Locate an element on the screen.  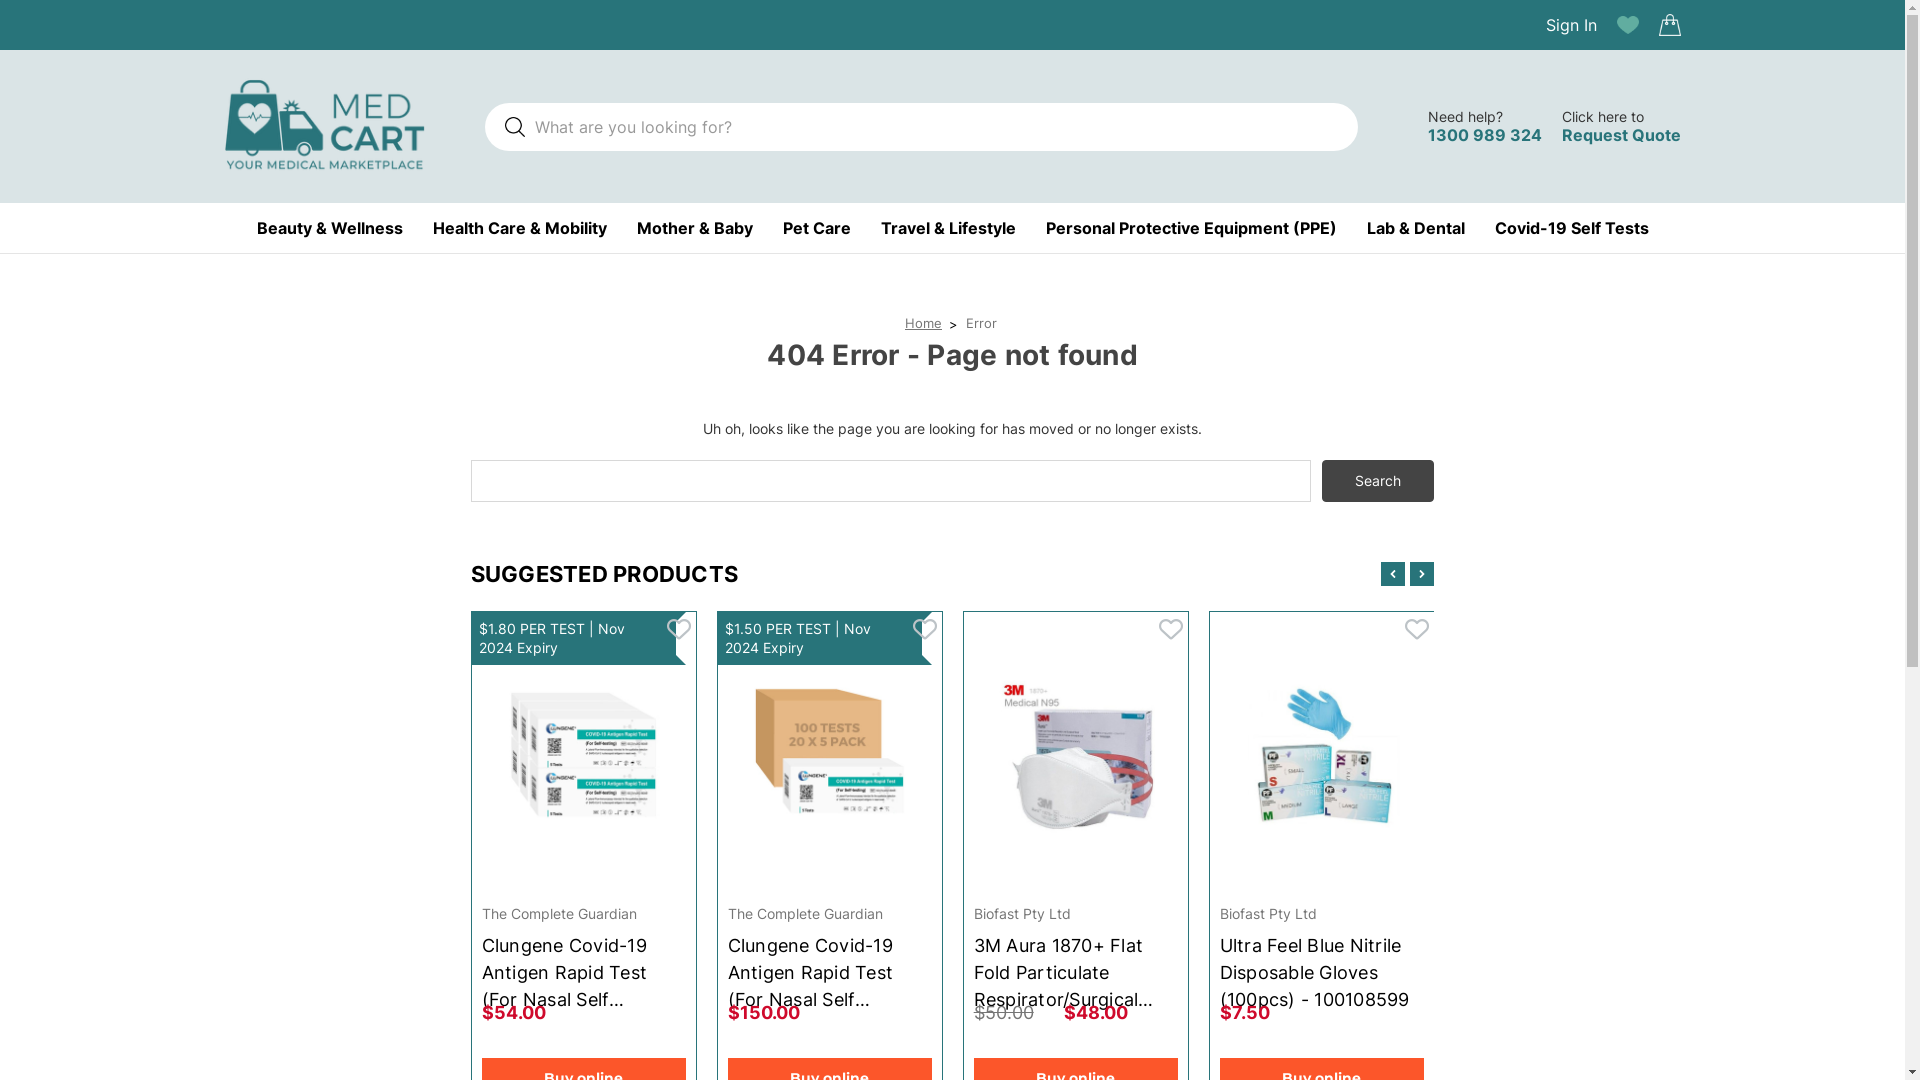
'MedCart' is located at coordinates (324, 126).